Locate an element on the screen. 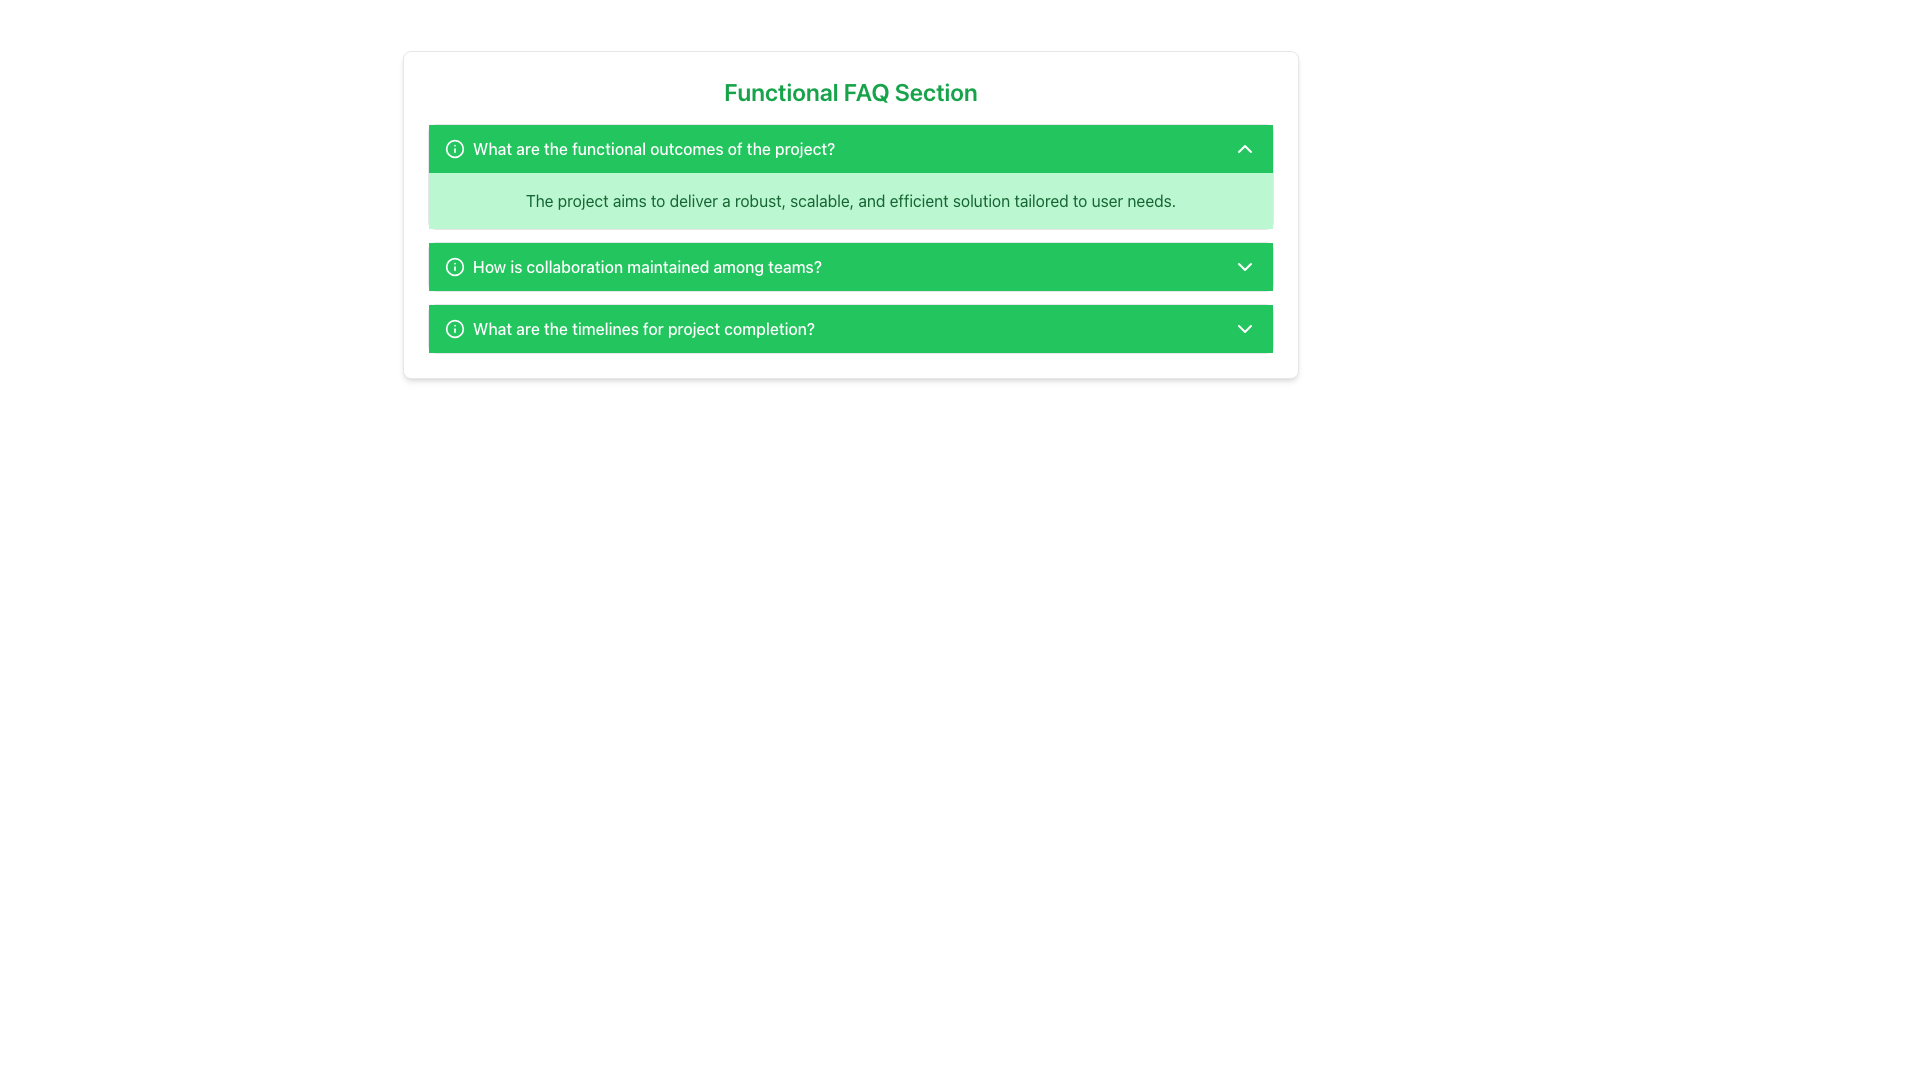  the SVG Circle element located in the FAQ section that corresponds to the question 'What are the functional outcomes of the project?' is located at coordinates (454, 148).